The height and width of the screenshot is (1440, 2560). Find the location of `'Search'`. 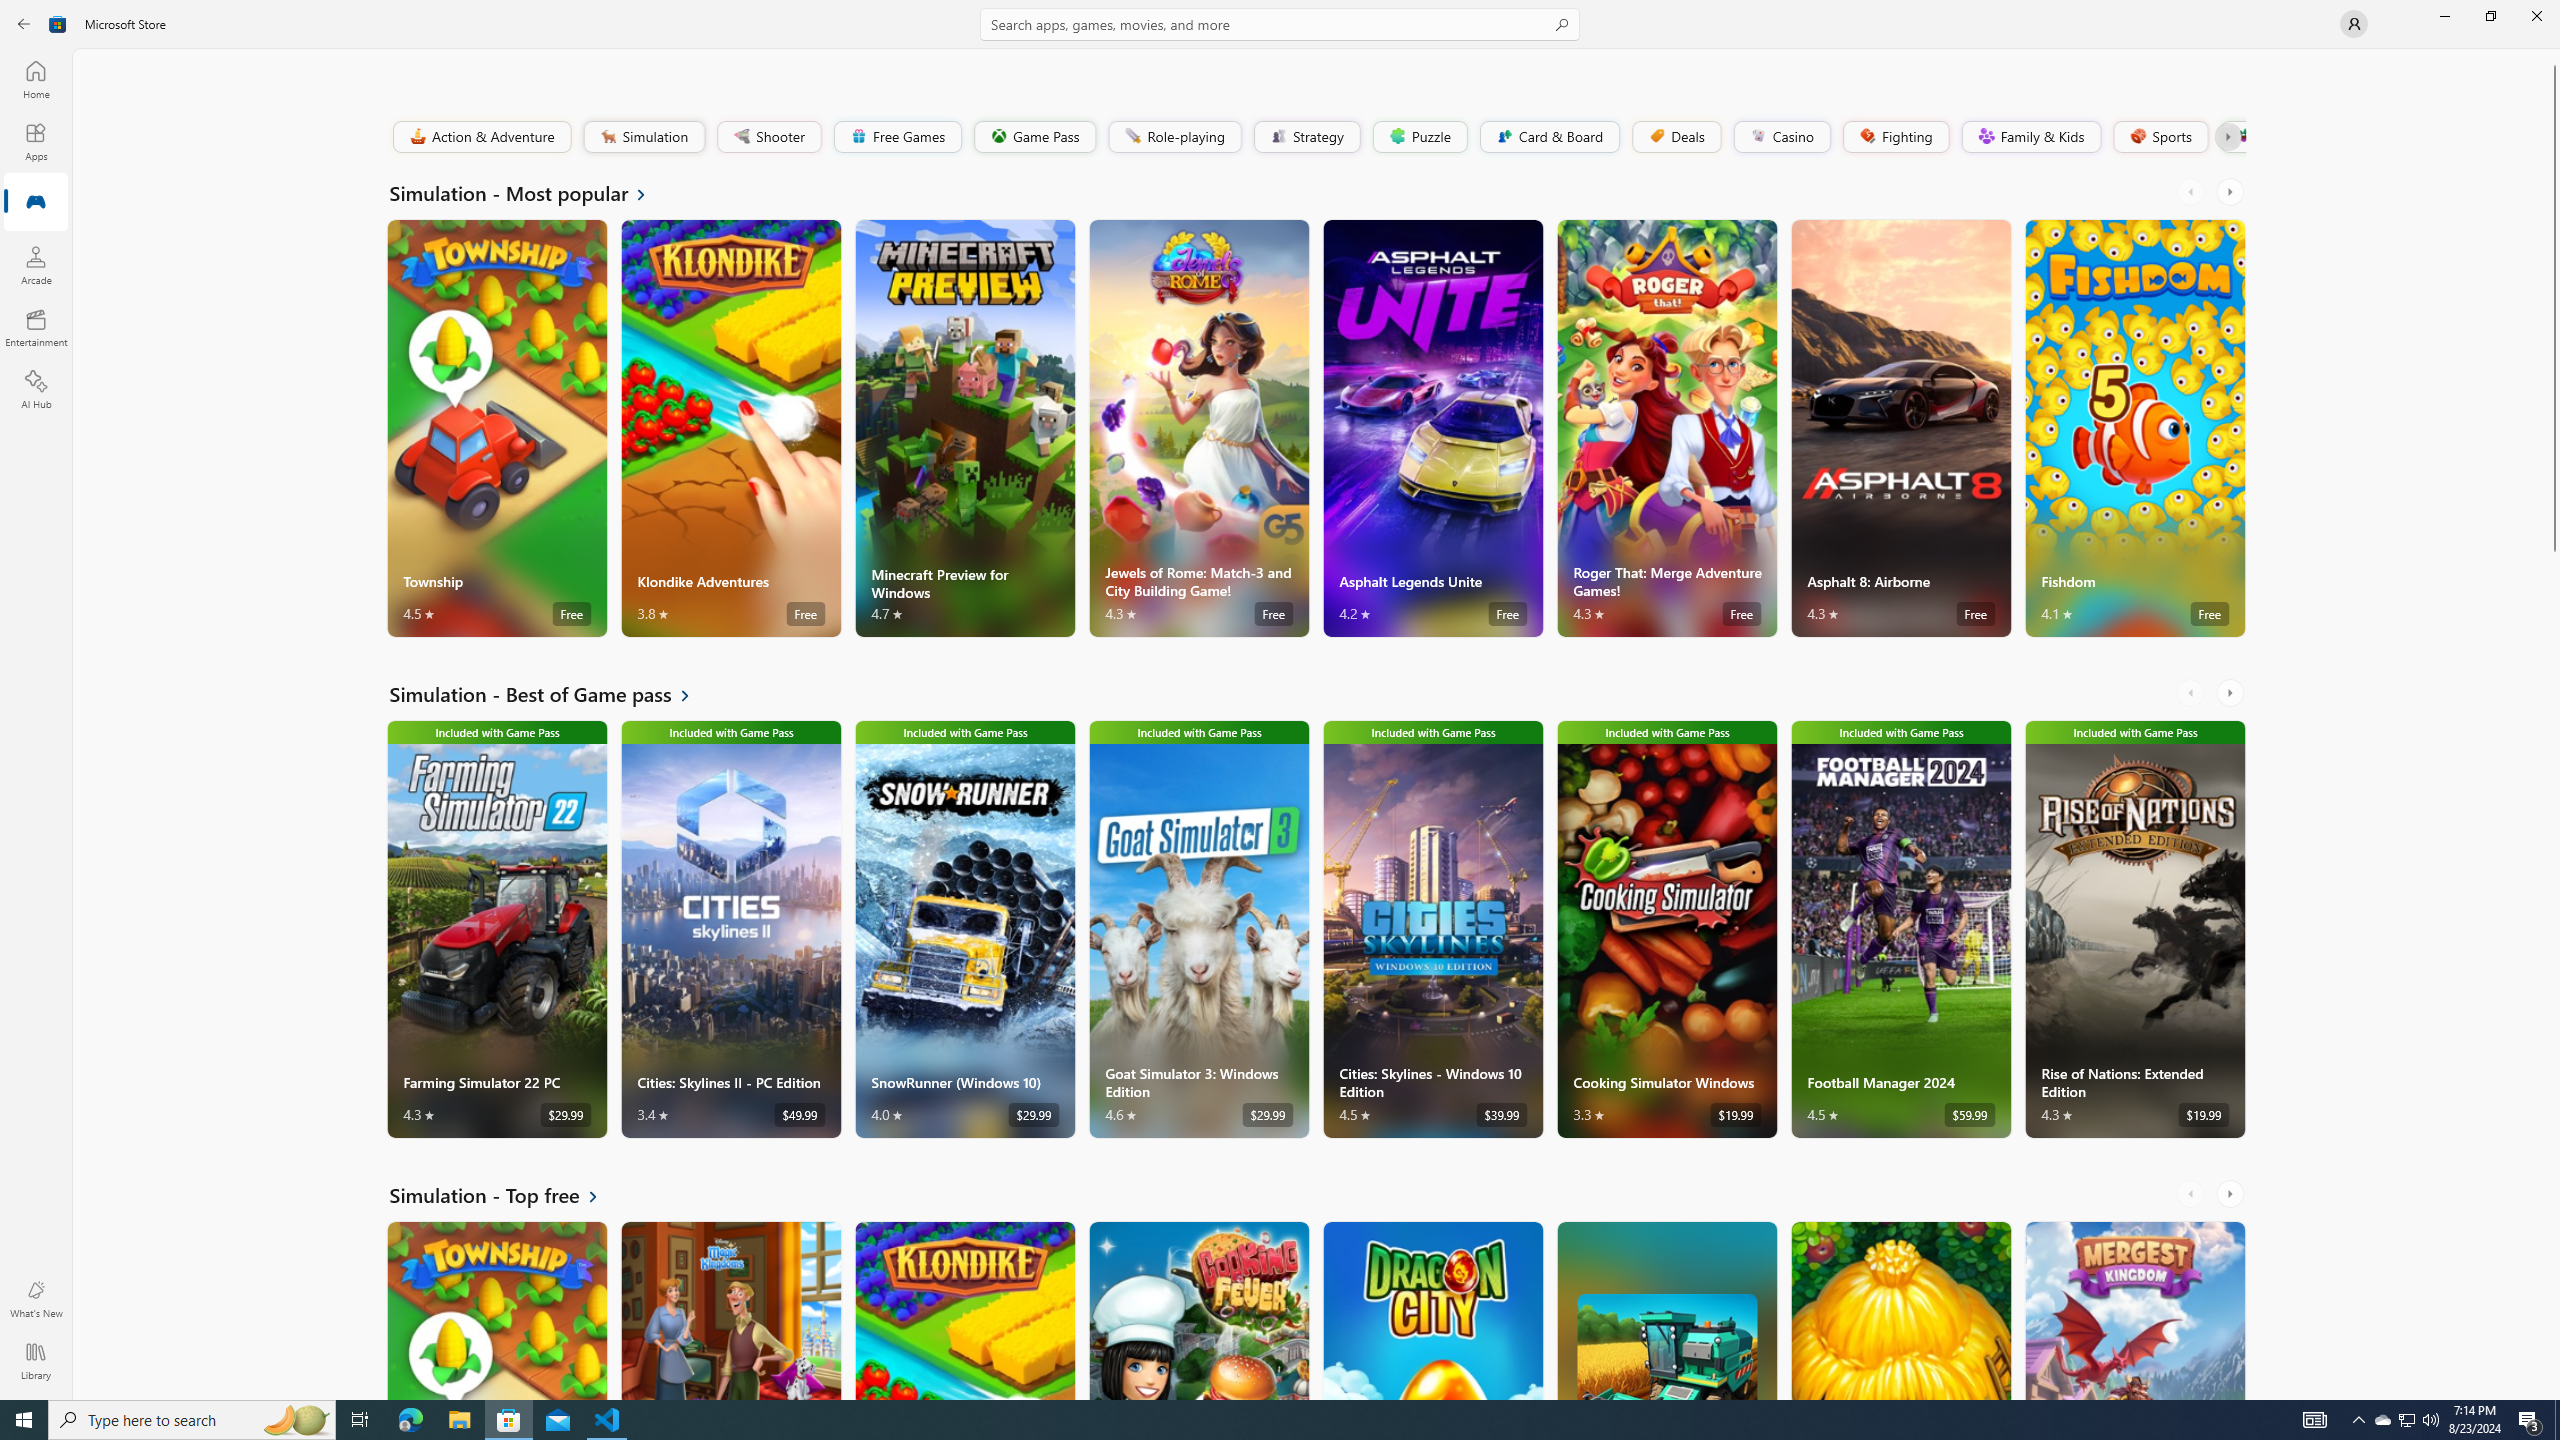

'Search' is located at coordinates (1280, 23).